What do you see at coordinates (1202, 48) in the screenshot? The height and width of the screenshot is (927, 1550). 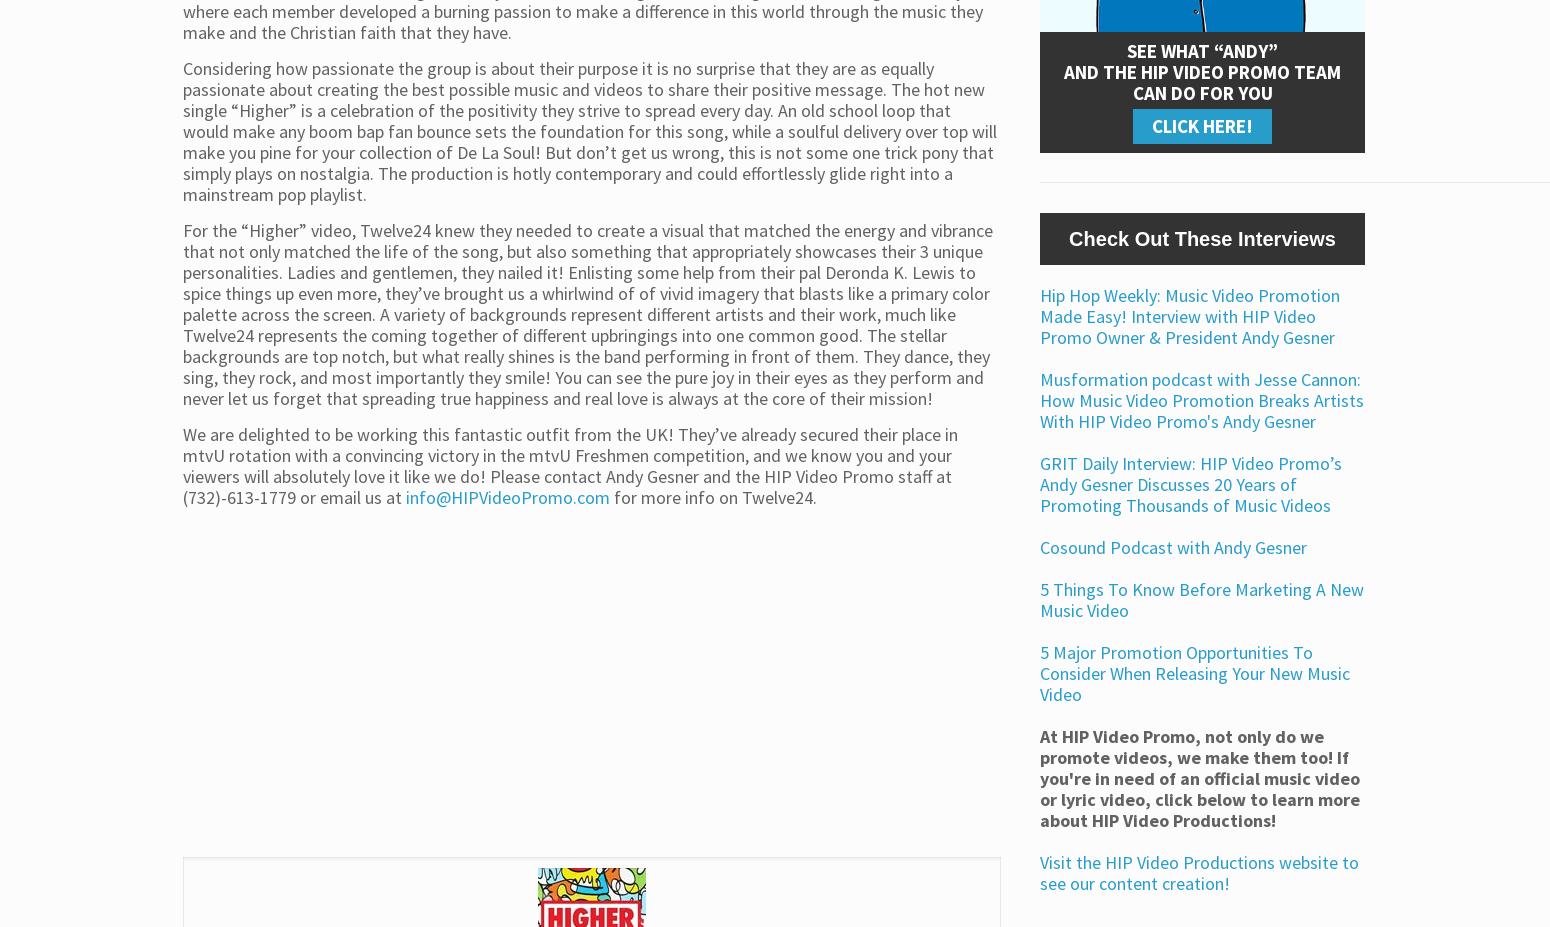 I see `'See what “Andy”'` at bounding box center [1202, 48].